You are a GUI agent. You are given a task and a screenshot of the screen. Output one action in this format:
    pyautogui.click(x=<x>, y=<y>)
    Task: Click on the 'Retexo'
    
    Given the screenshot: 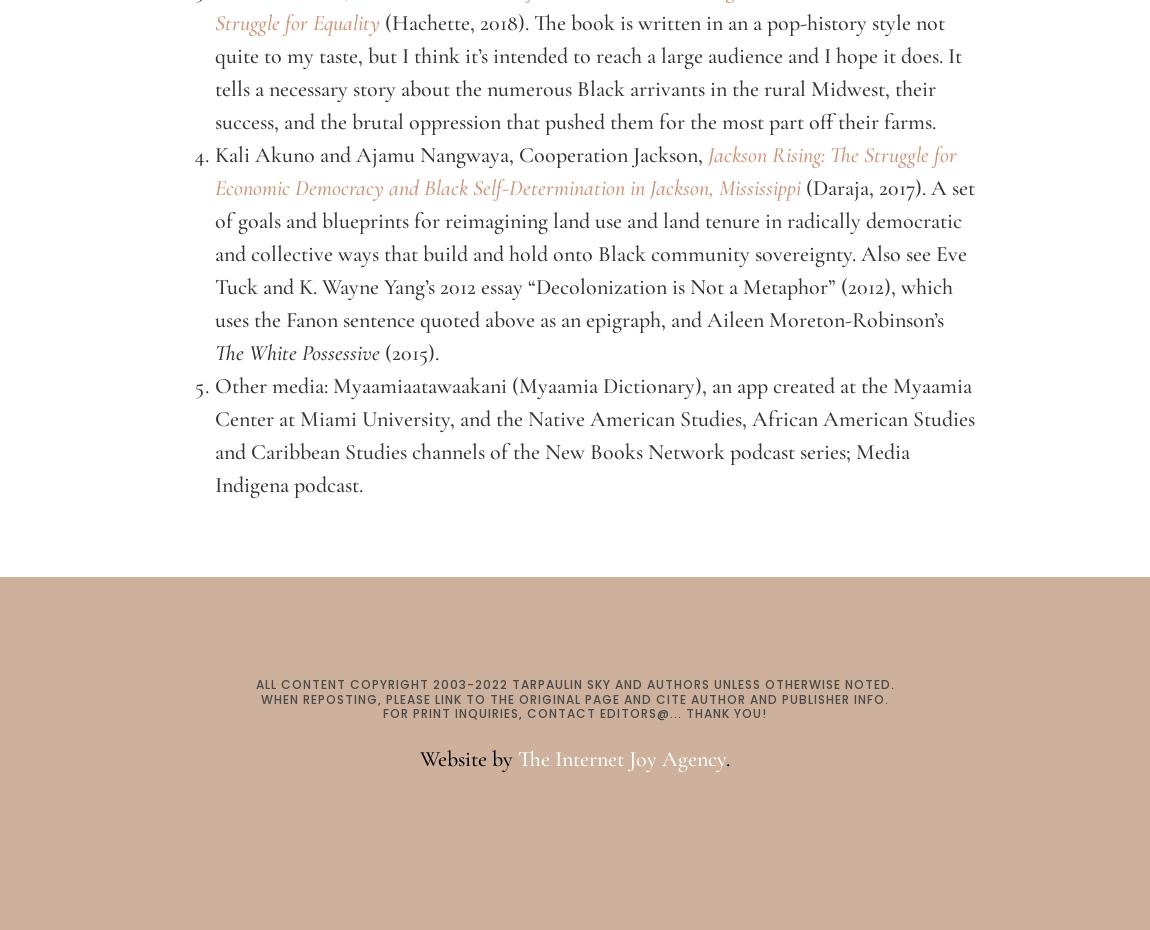 What is the action you would take?
    pyautogui.click(x=574, y=813)
    